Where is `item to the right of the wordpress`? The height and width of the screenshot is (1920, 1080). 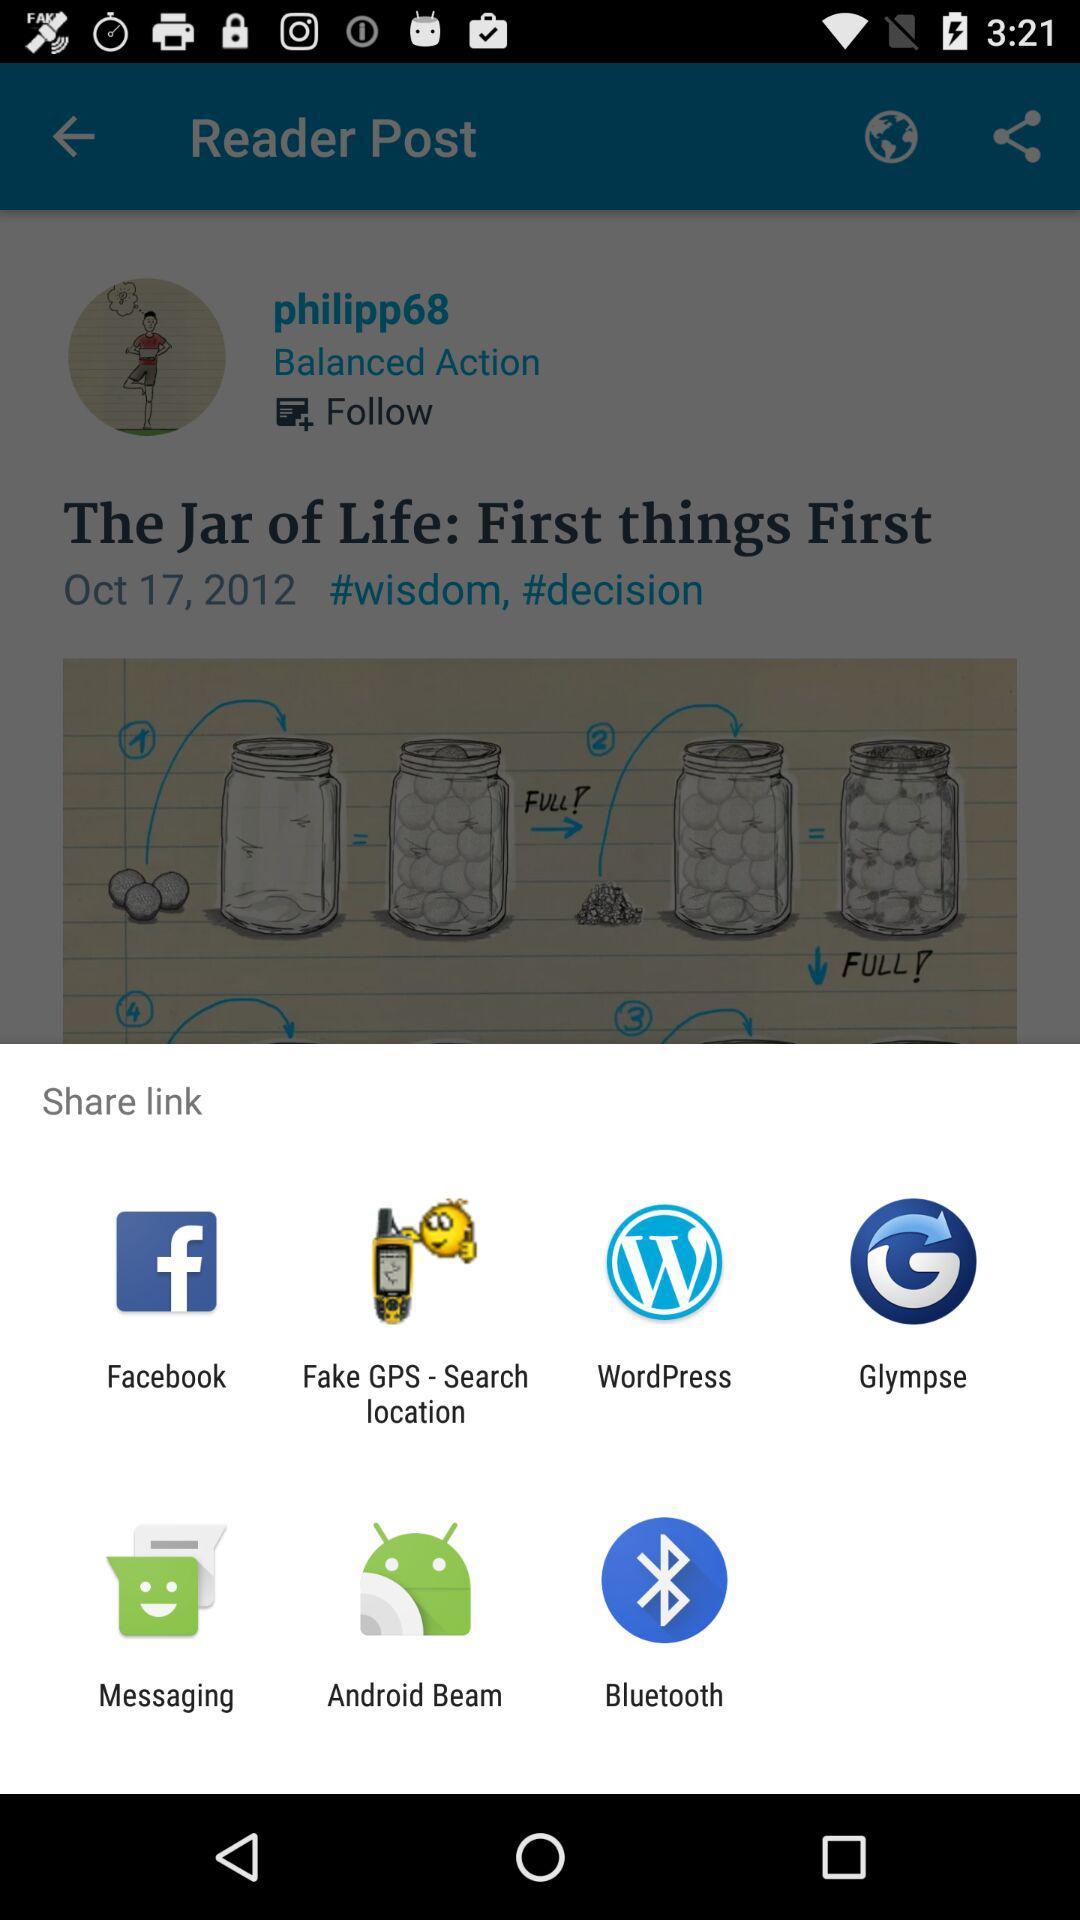
item to the right of the wordpress is located at coordinates (913, 1392).